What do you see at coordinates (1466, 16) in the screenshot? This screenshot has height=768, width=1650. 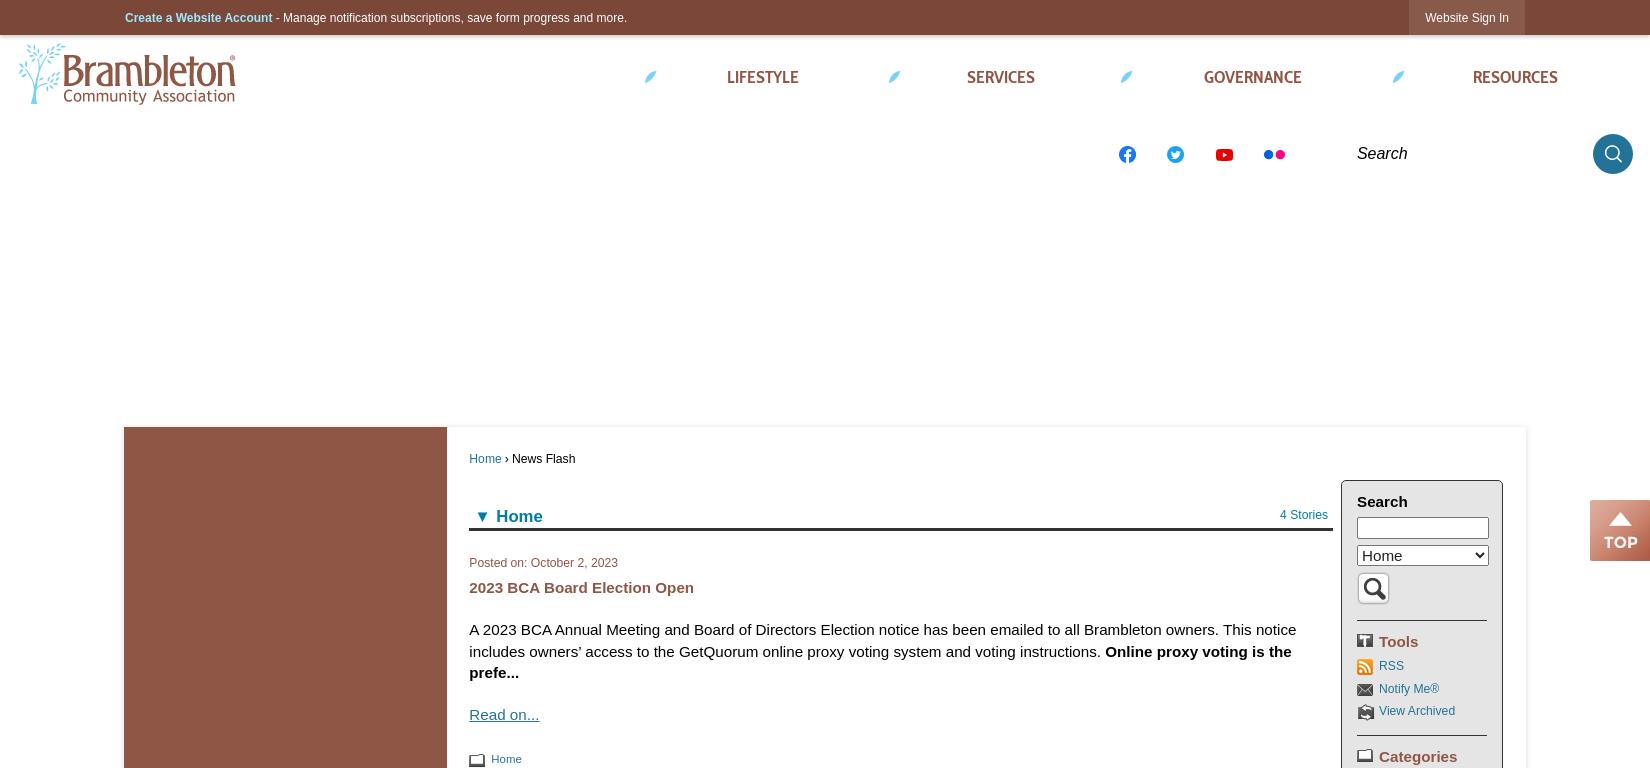 I see `'Website Sign In'` at bounding box center [1466, 16].